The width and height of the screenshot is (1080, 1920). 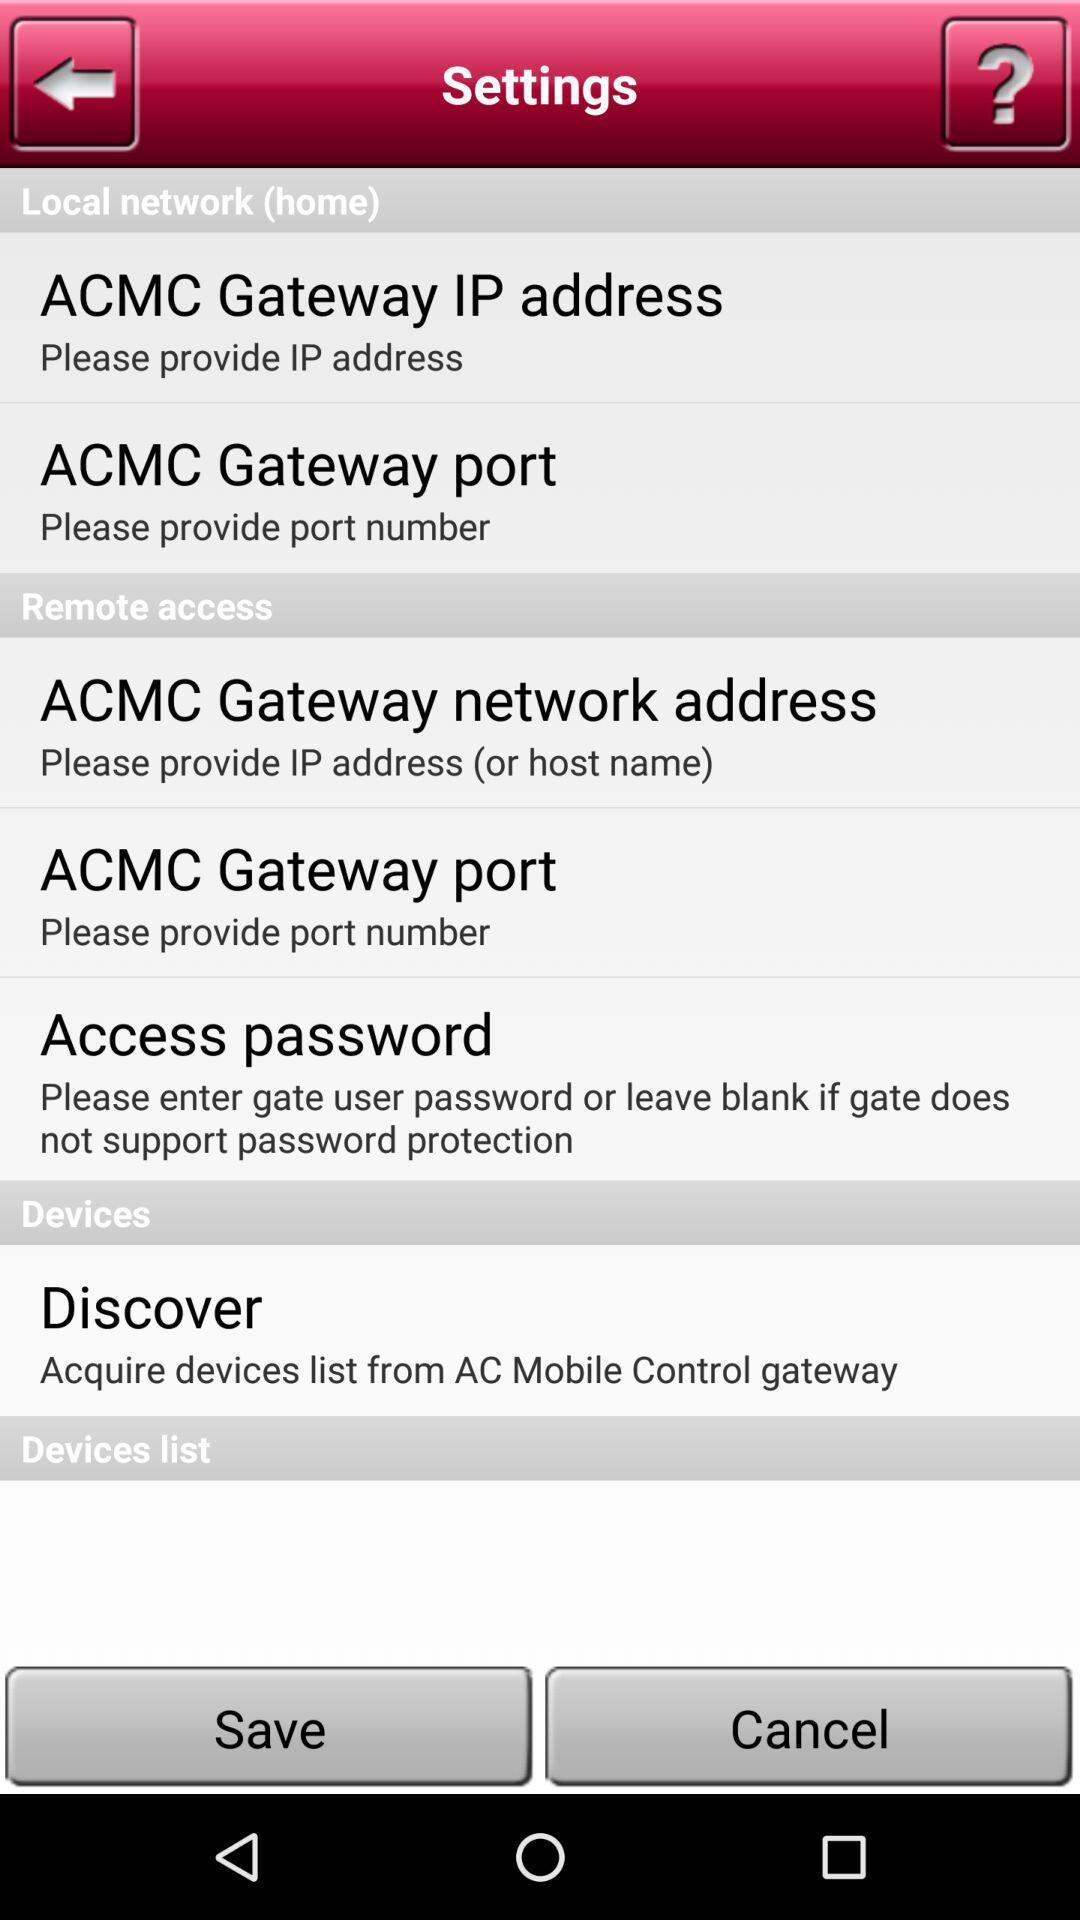 I want to click on the button which is on the left of settings, so click(x=72, y=83).